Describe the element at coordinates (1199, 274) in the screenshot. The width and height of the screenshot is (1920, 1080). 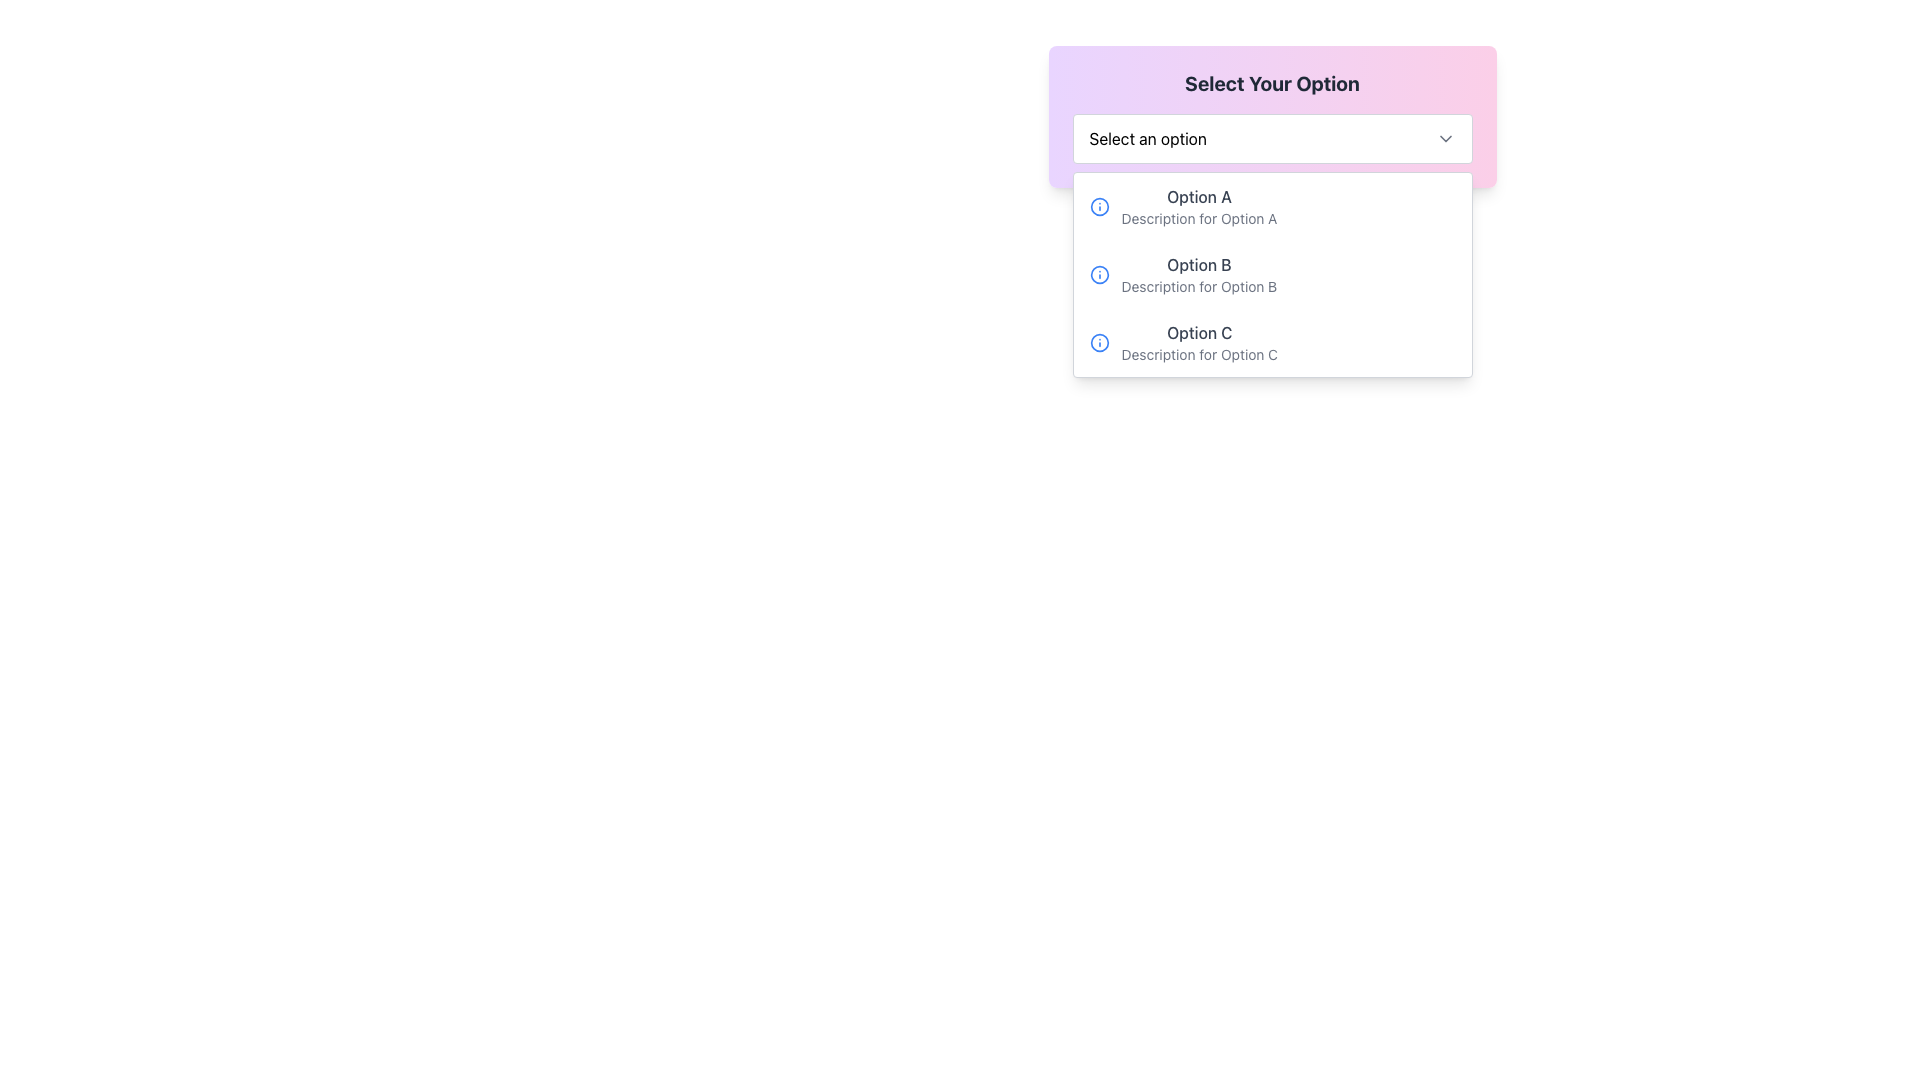
I see `the second selectable list item in the dropdown menu` at that location.